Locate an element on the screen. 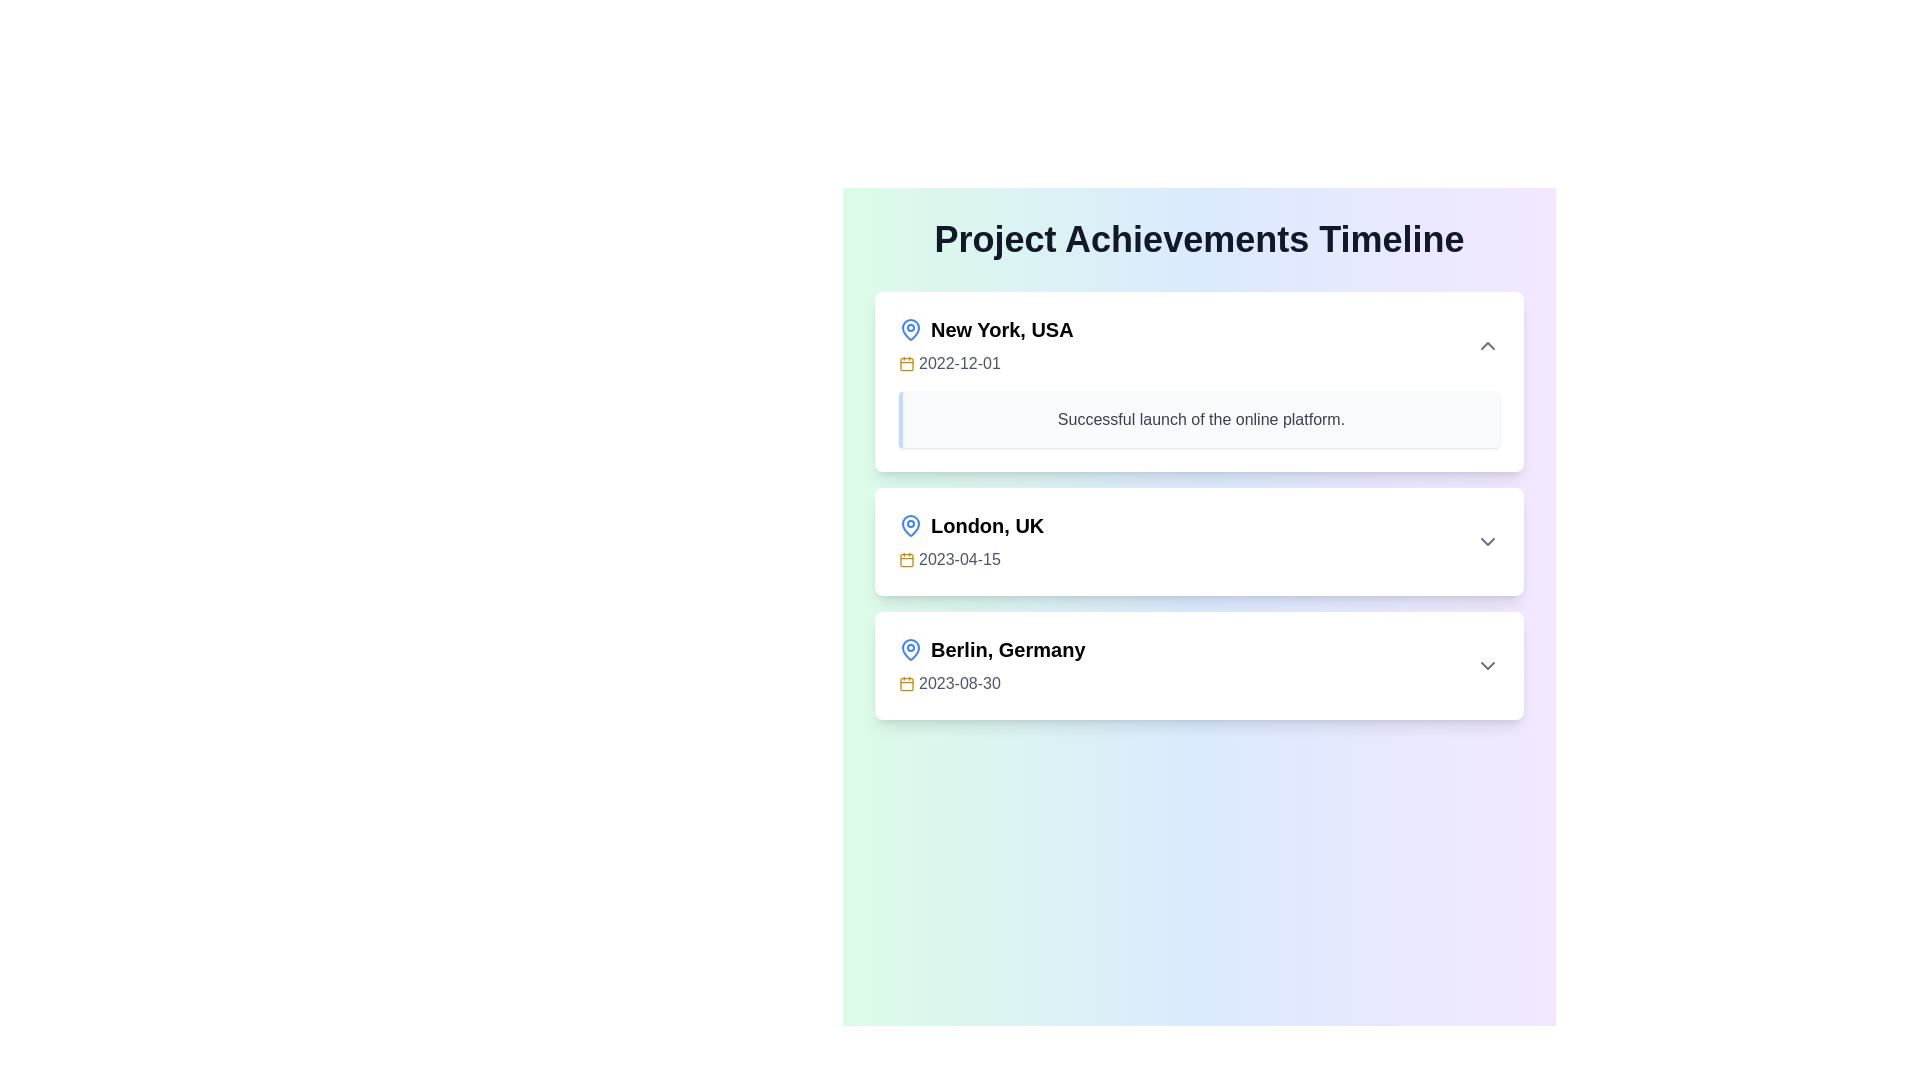 The width and height of the screenshot is (1920, 1080). the small yellow and white calendar icon located to the left of the text '2023-08-30' in the third timeline item under 'Berlin, Germany' is located at coordinates (906, 682).